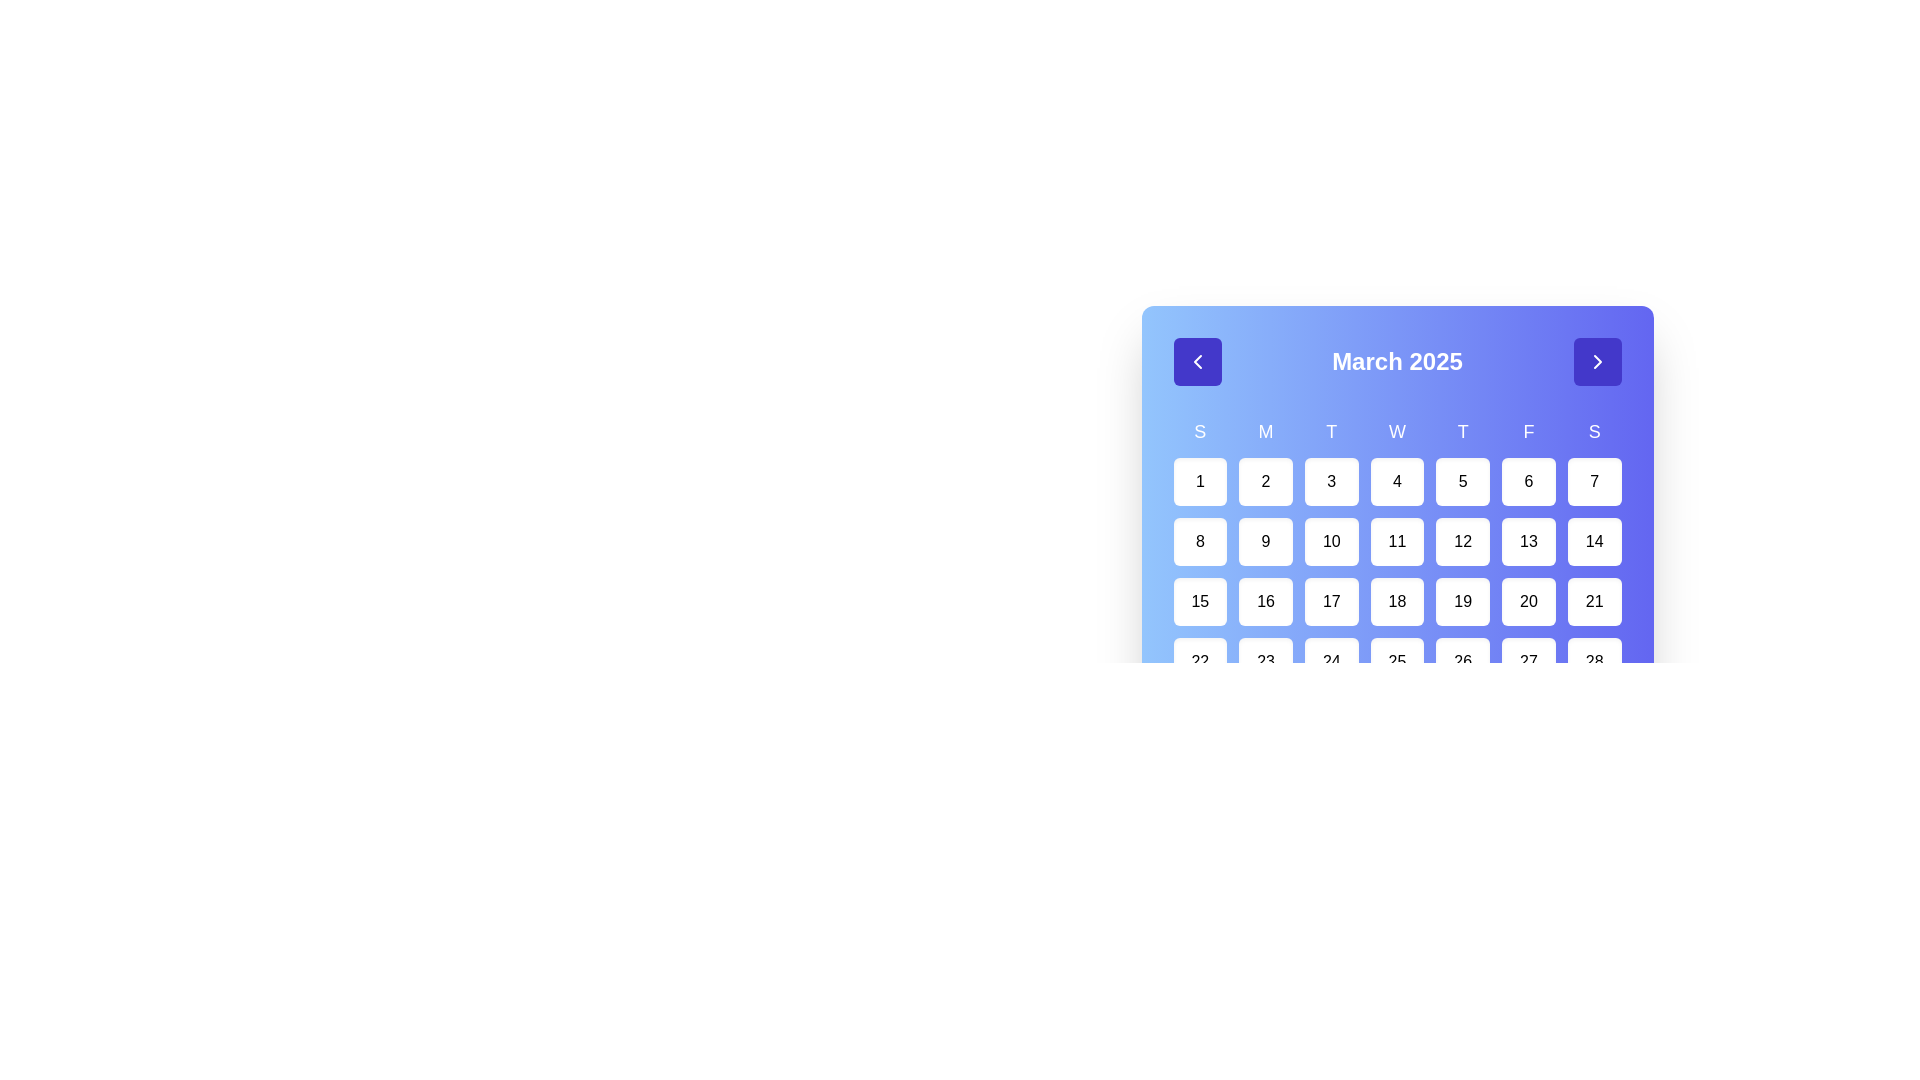  I want to click on the rounded rectangular button labeled '25' in the calendar grid layout to trigger the hover effect that changes its background to indigo, so click(1396, 662).